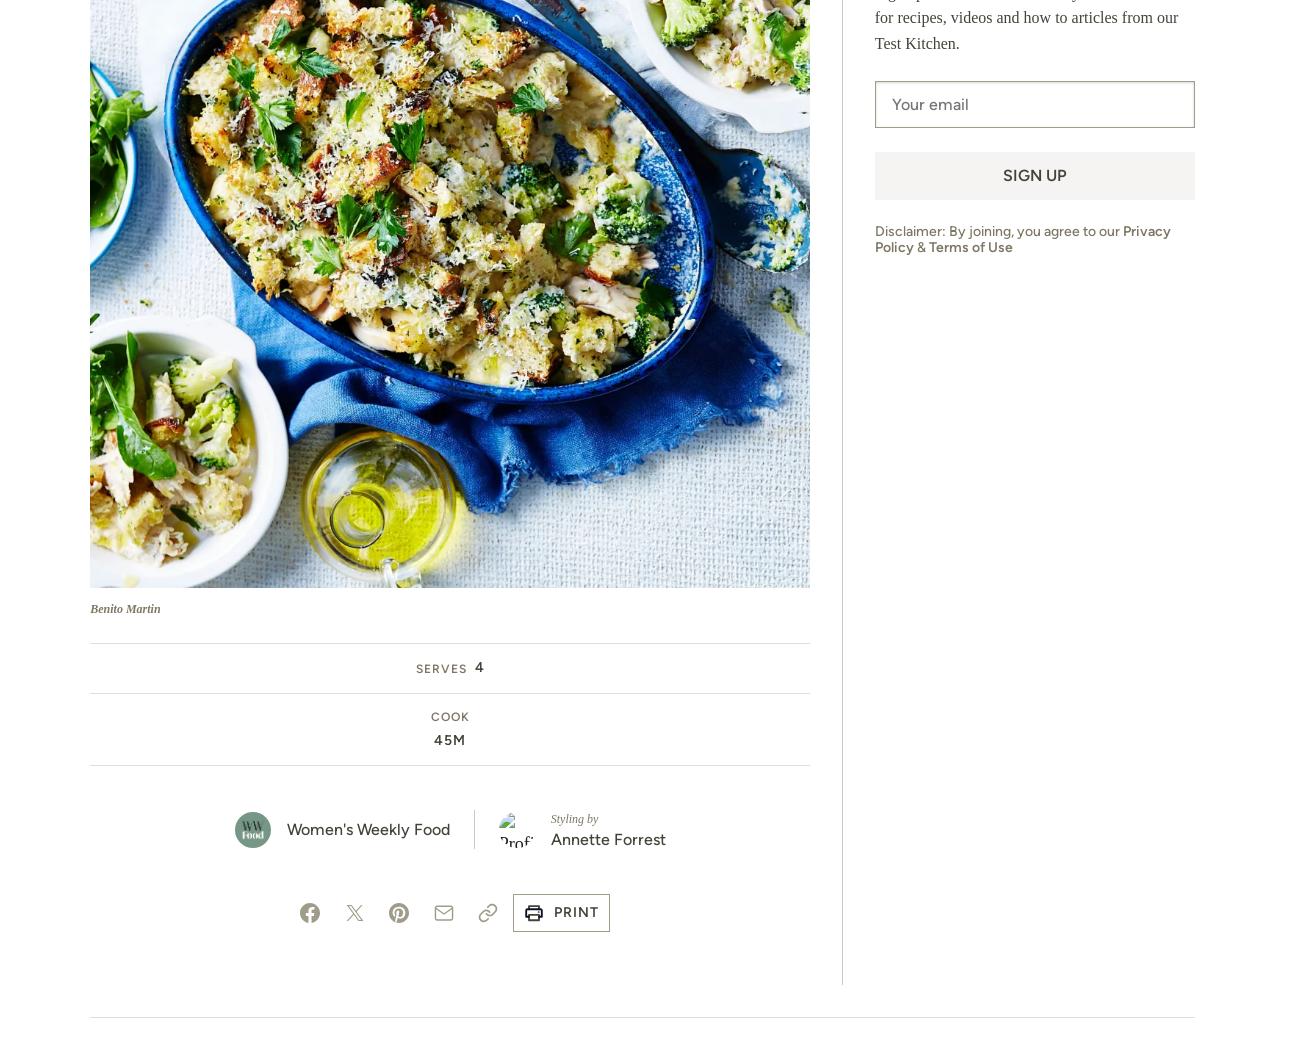  I want to click on '&', so click(919, 246).